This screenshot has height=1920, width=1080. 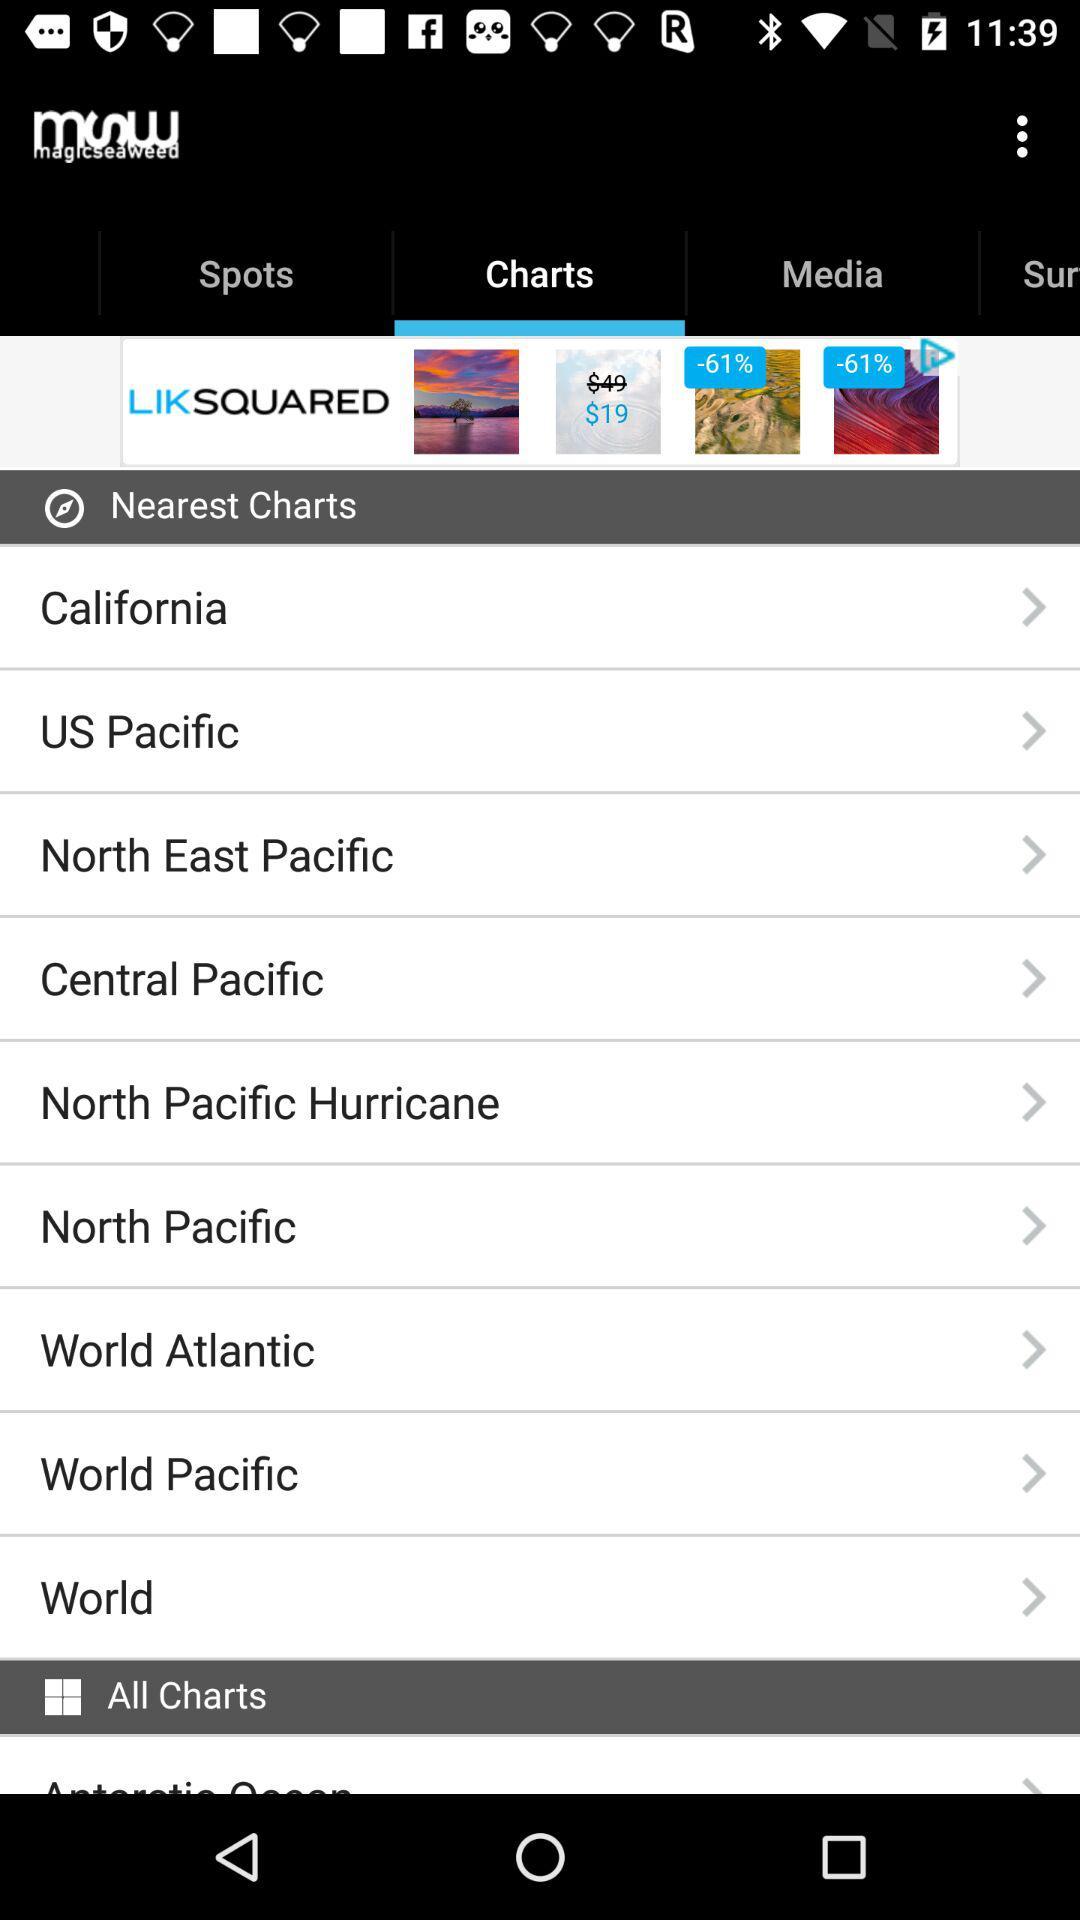 What do you see at coordinates (63, 508) in the screenshot?
I see `item to the left of nearest charts` at bounding box center [63, 508].